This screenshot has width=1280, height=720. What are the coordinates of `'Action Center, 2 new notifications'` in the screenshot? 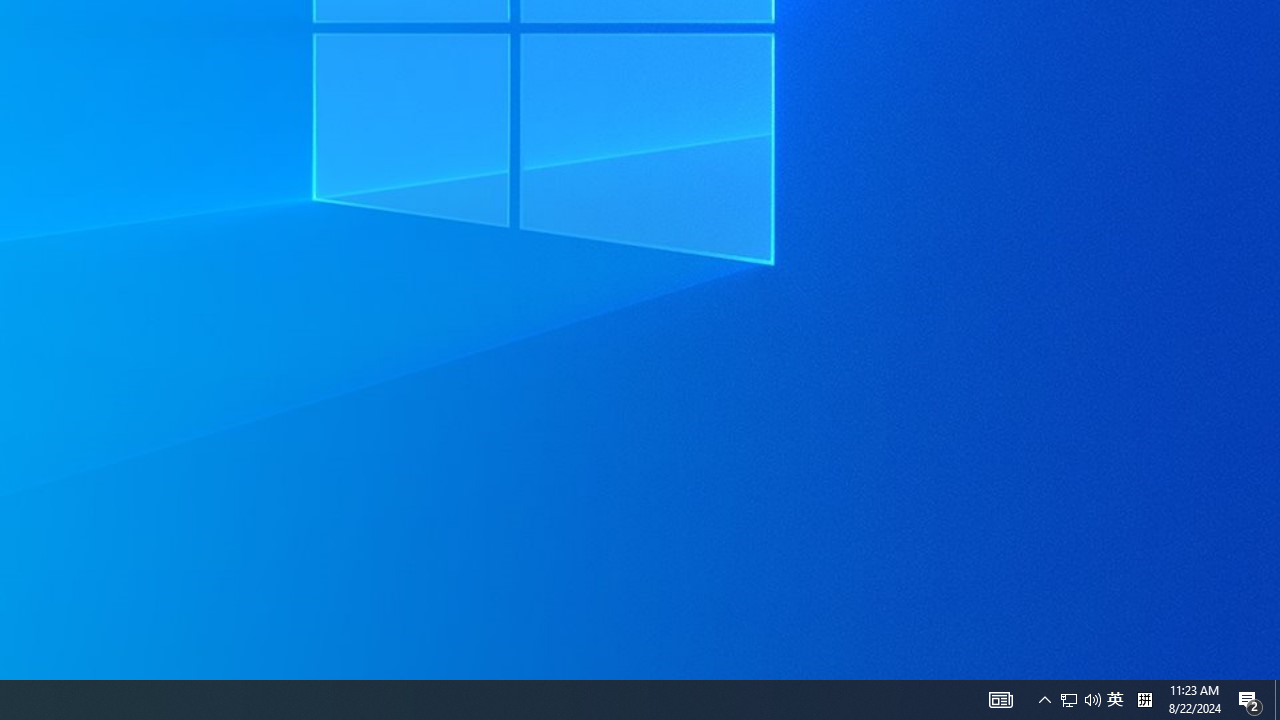 It's located at (1276, 698).